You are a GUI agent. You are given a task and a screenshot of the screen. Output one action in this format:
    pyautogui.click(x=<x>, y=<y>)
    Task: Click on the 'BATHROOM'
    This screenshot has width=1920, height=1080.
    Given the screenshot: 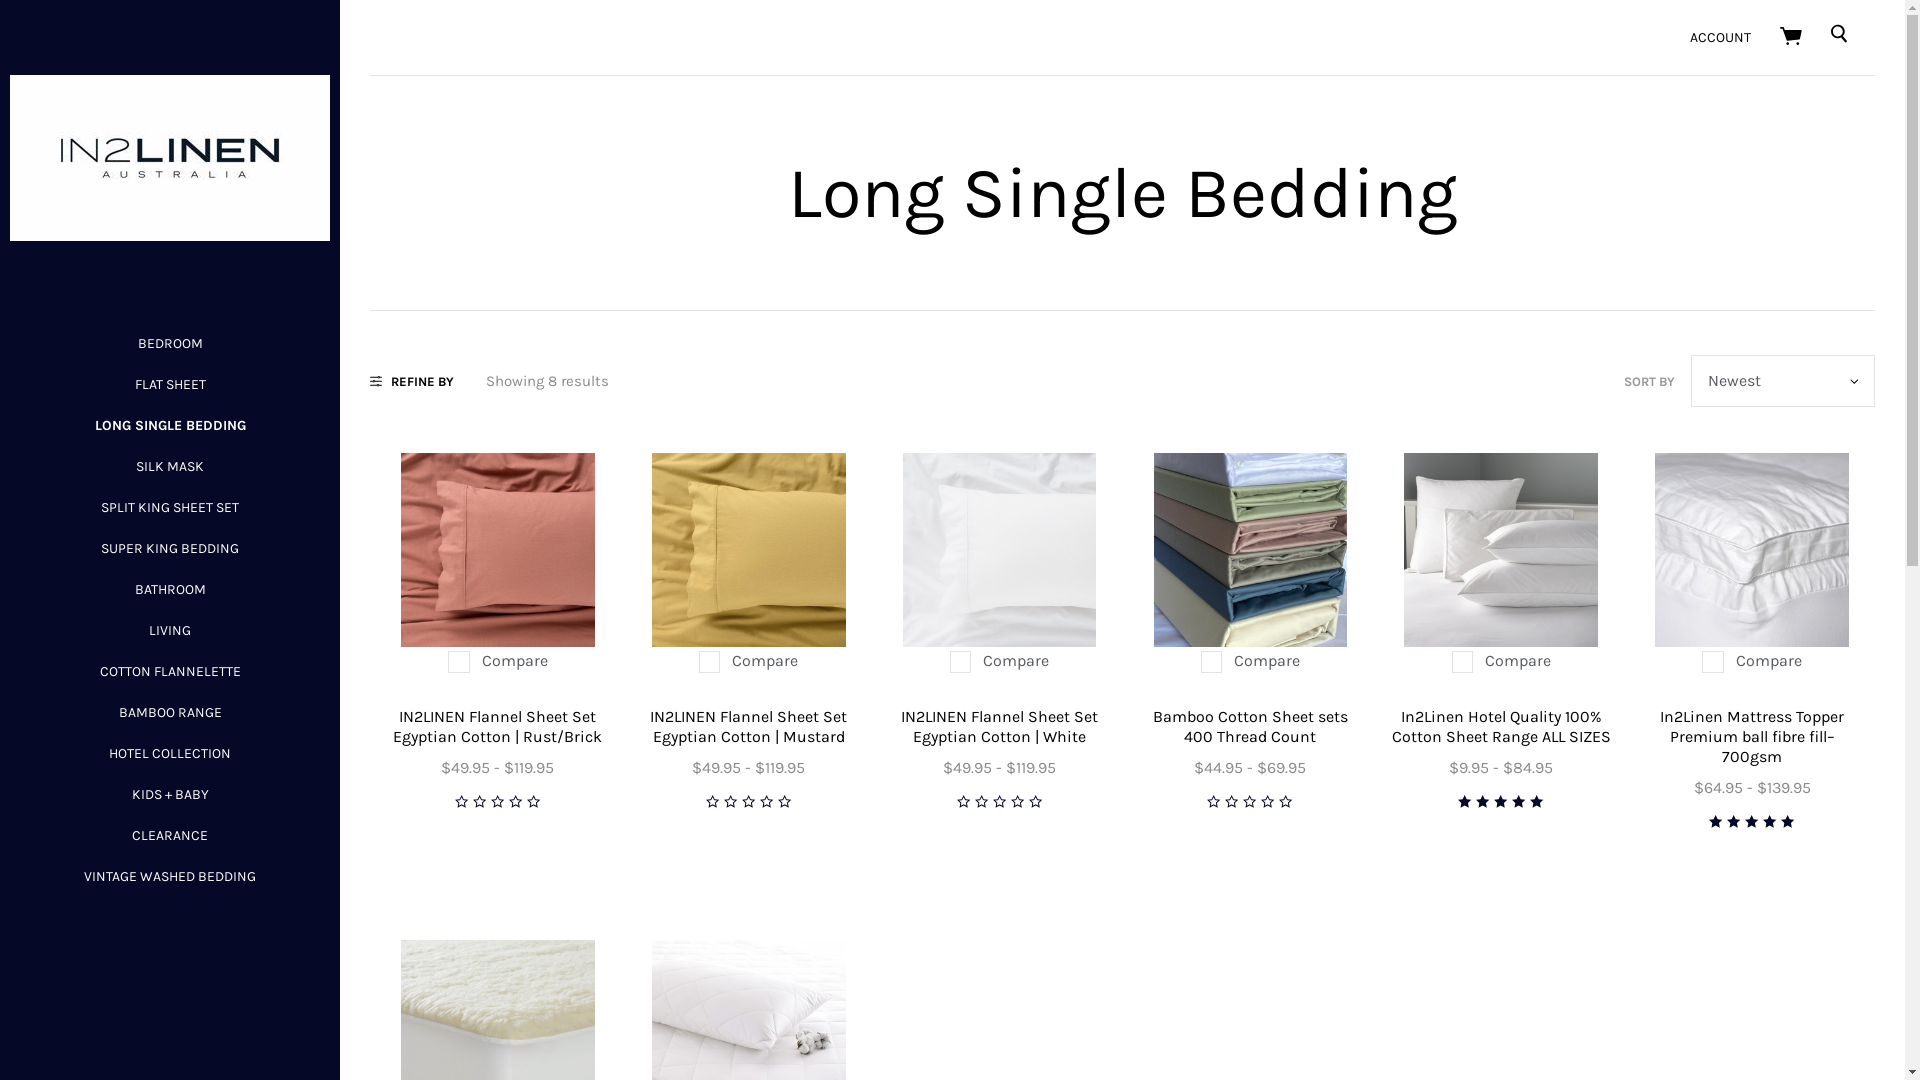 What is the action you would take?
    pyautogui.click(x=169, y=588)
    